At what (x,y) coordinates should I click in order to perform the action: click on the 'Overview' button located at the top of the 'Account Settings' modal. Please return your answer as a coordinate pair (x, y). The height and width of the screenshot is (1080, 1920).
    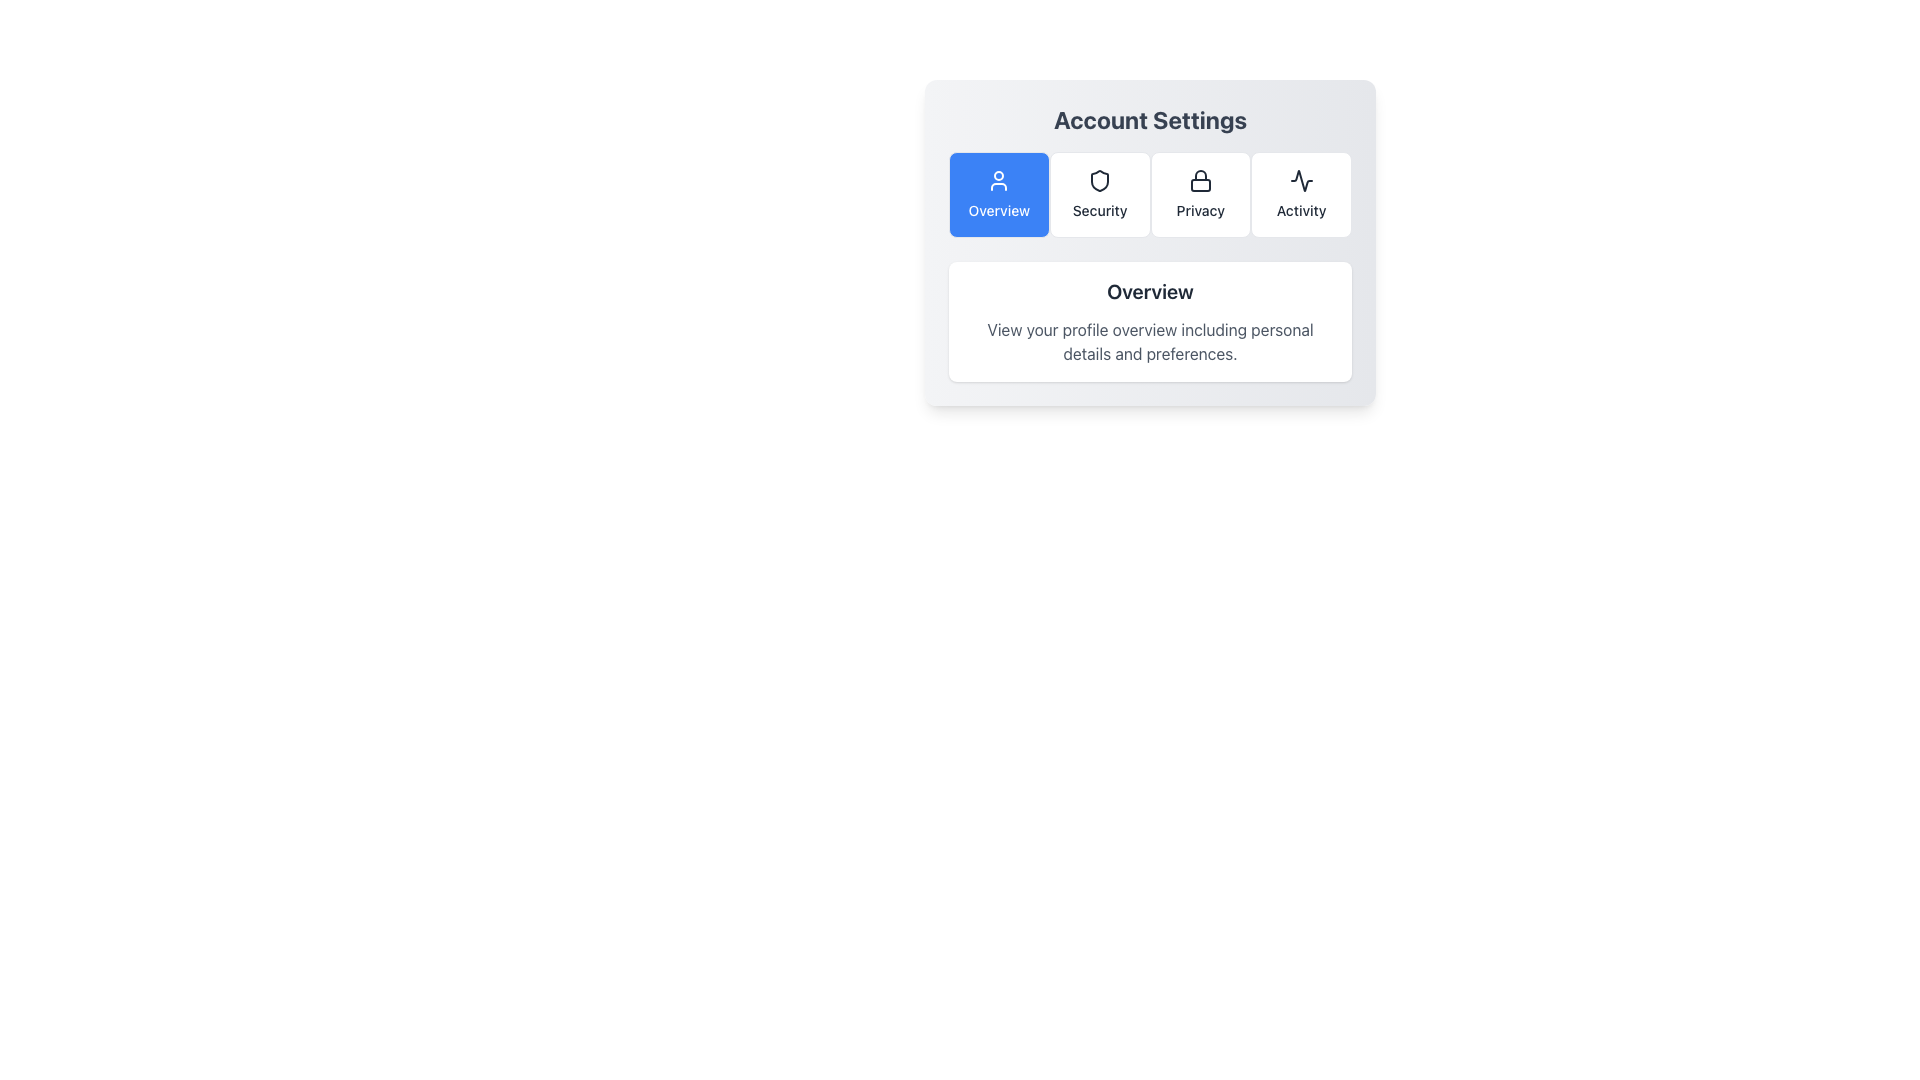
    Looking at the image, I should click on (999, 195).